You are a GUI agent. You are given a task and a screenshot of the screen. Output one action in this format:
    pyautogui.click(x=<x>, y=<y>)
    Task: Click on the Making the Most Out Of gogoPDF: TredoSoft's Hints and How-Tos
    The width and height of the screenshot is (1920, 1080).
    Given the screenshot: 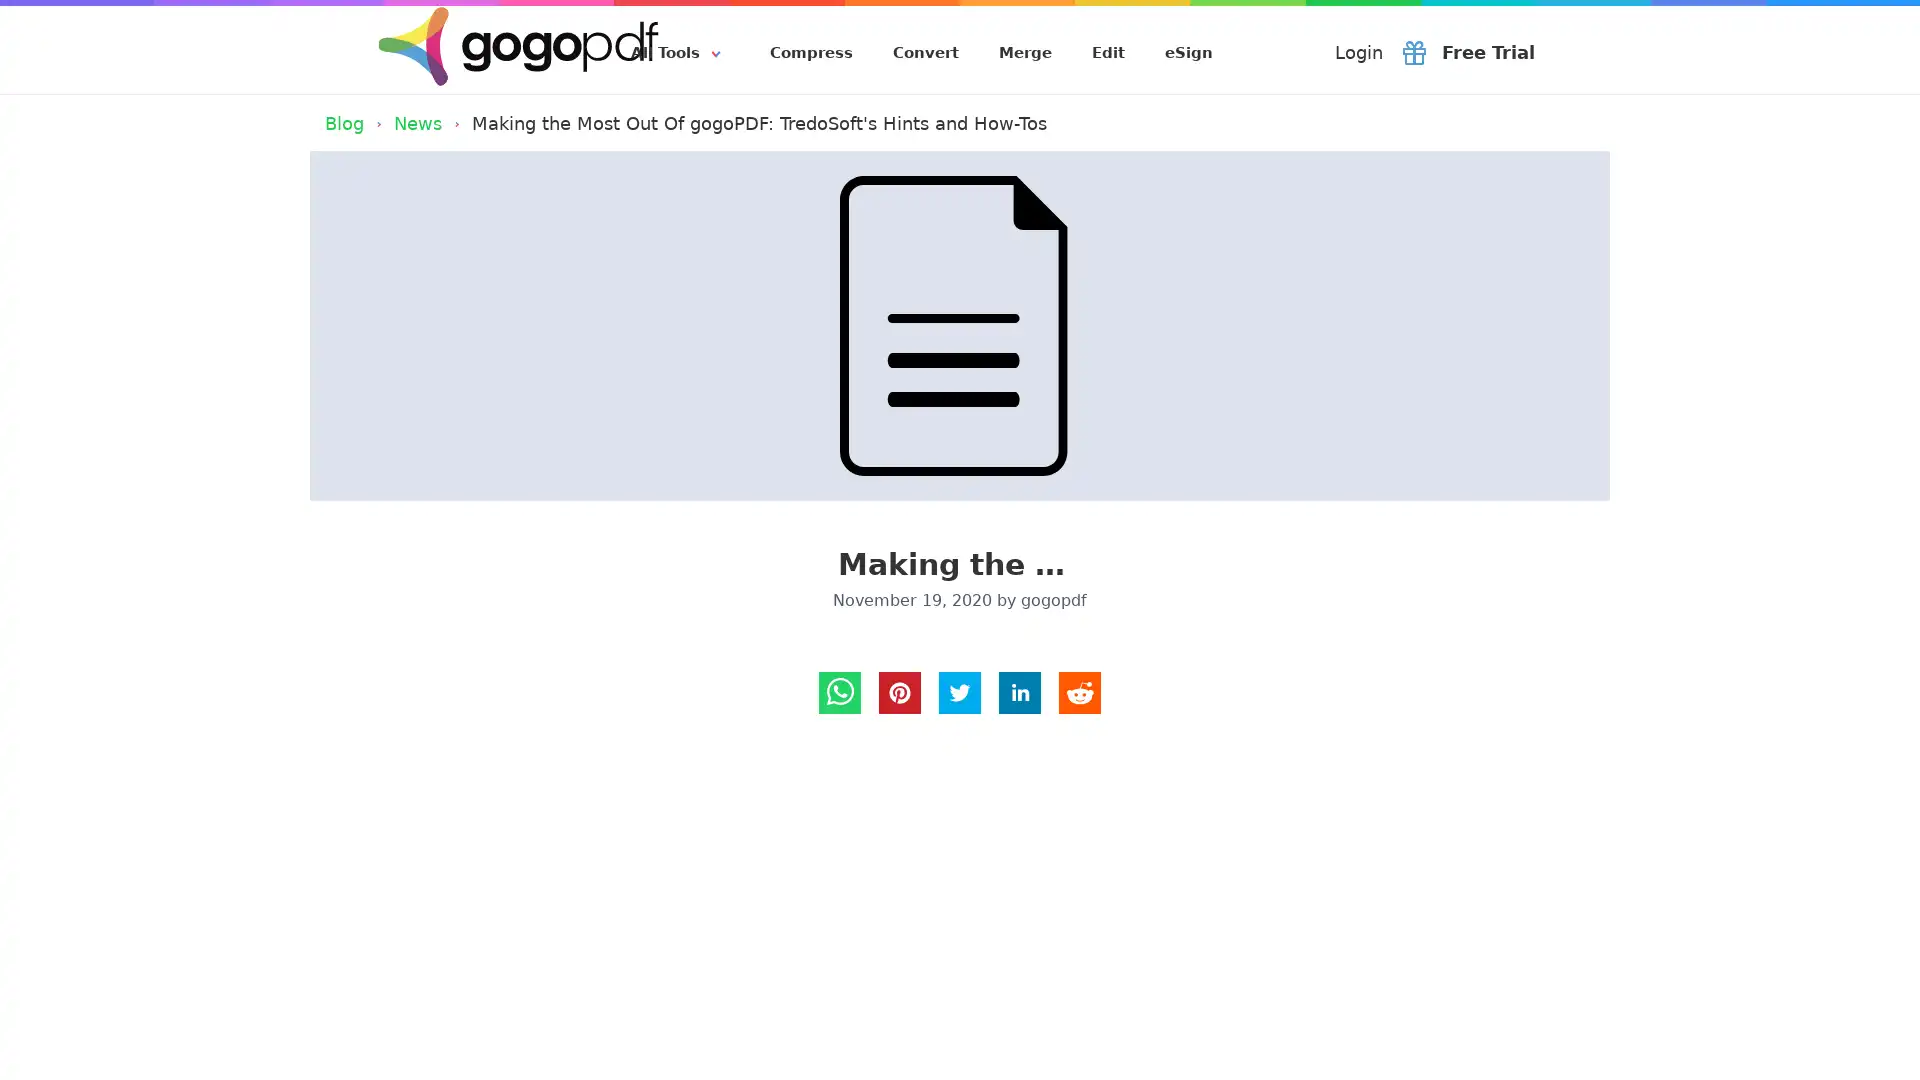 What is the action you would take?
    pyautogui.click(x=960, y=325)
    